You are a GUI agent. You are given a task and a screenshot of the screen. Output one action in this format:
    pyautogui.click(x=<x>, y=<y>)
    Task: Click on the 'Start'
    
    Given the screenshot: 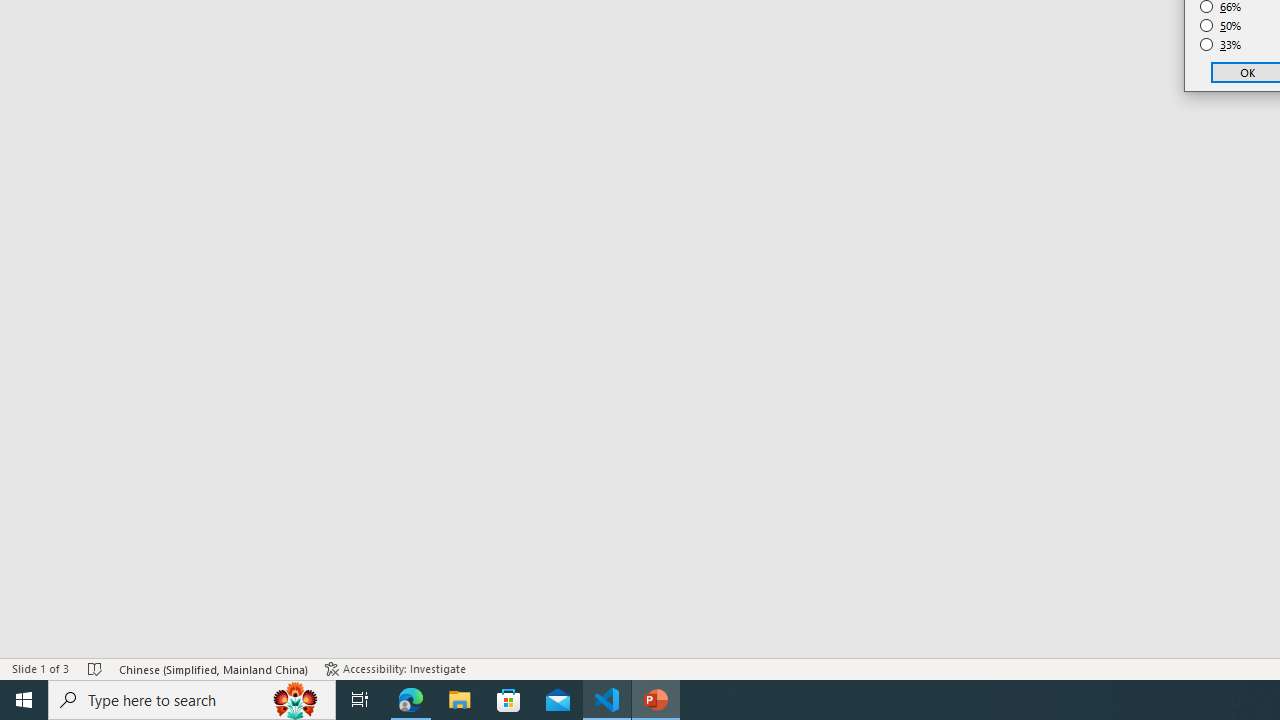 What is the action you would take?
    pyautogui.click(x=24, y=698)
    